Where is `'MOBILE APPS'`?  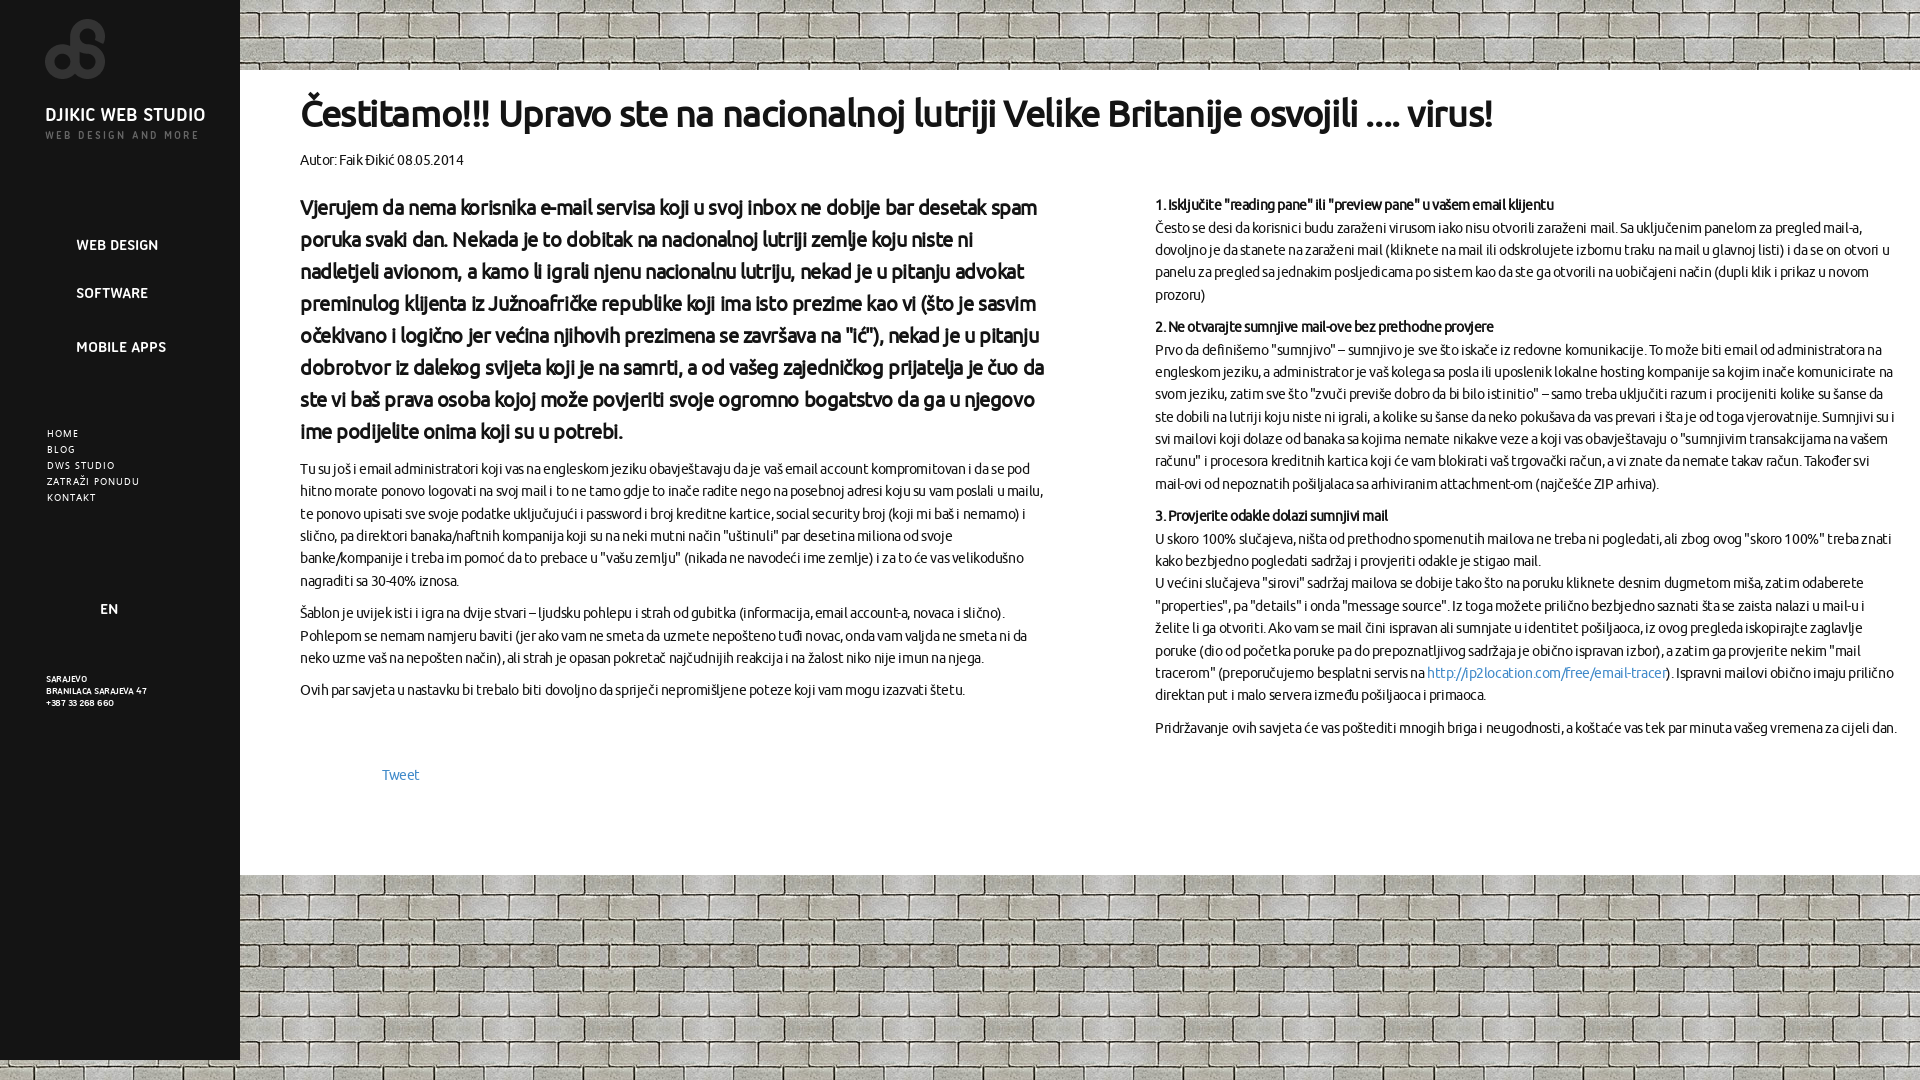
'MOBILE APPS' is located at coordinates (119, 346).